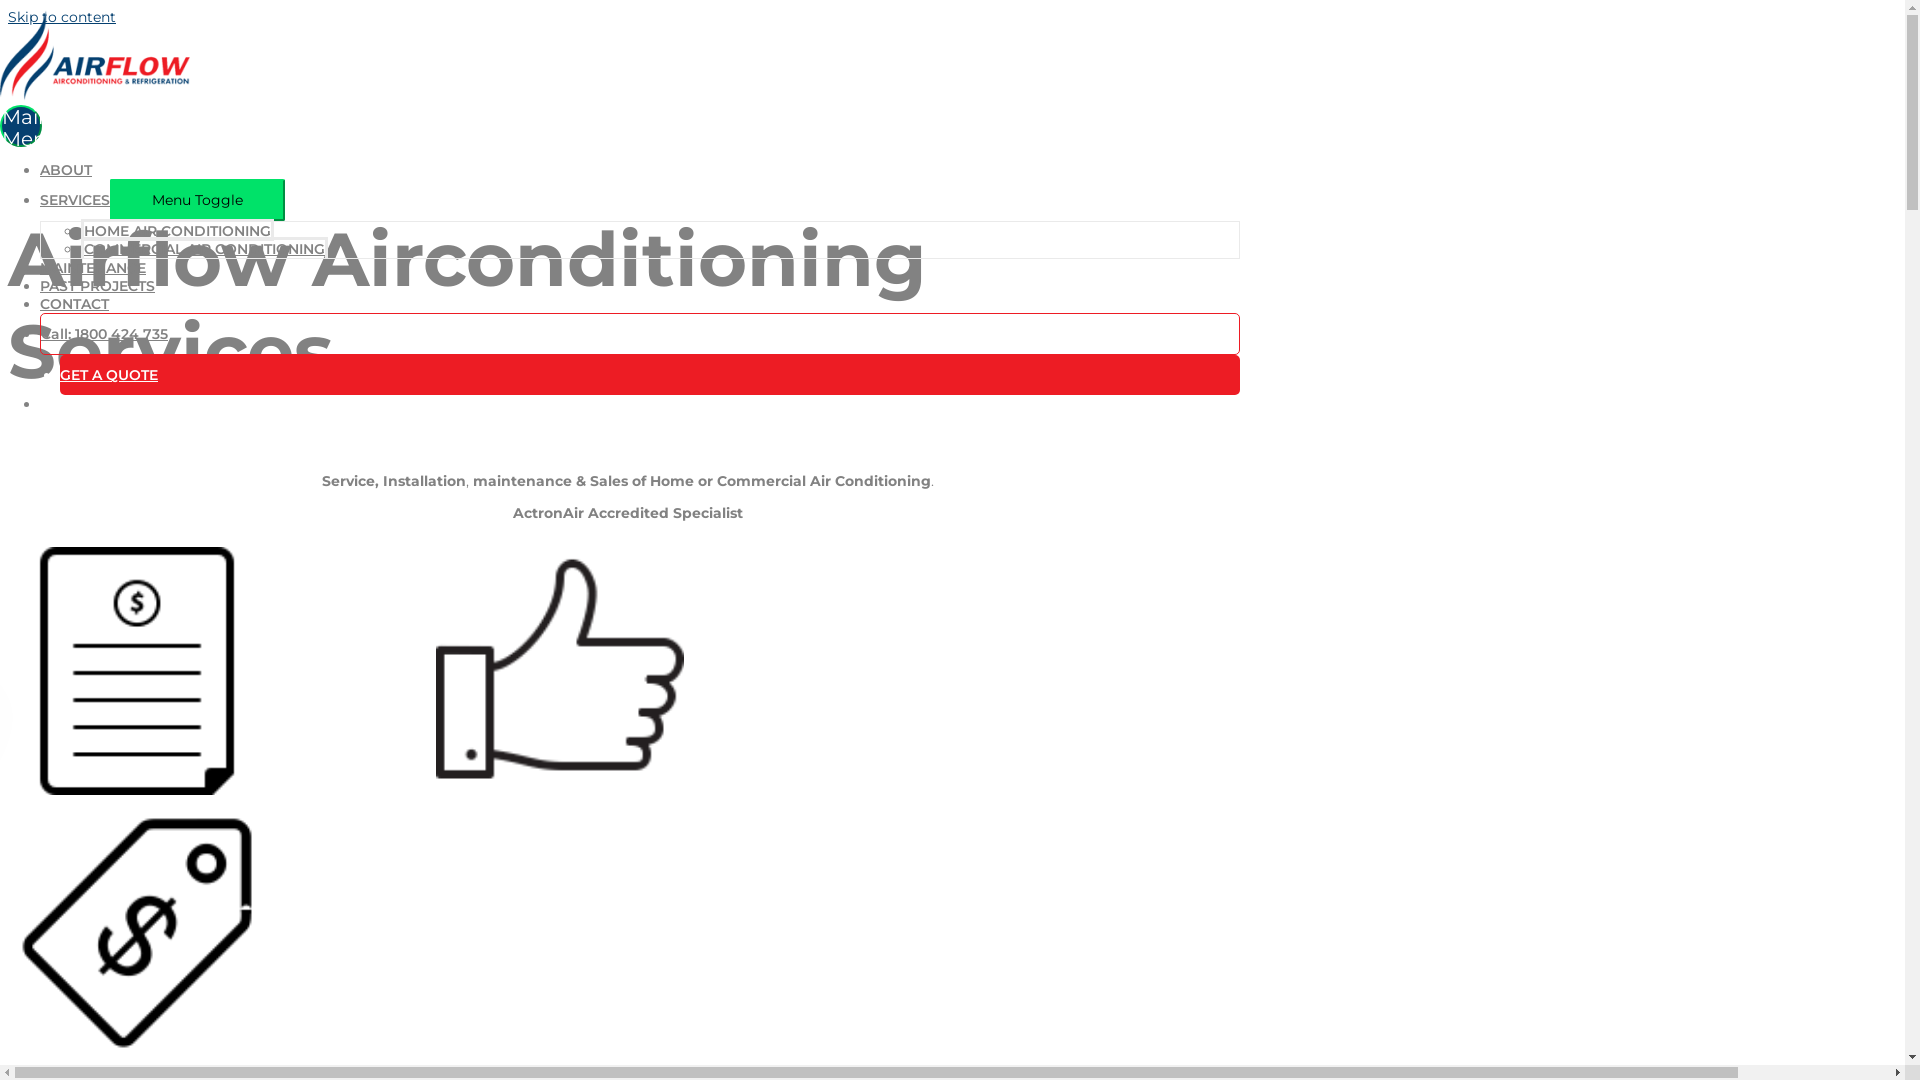 This screenshot has height=1080, width=1920. Describe the element at coordinates (177, 229) in the screenshot. I see `'HOME AIR CONDITIONING'` at that location.